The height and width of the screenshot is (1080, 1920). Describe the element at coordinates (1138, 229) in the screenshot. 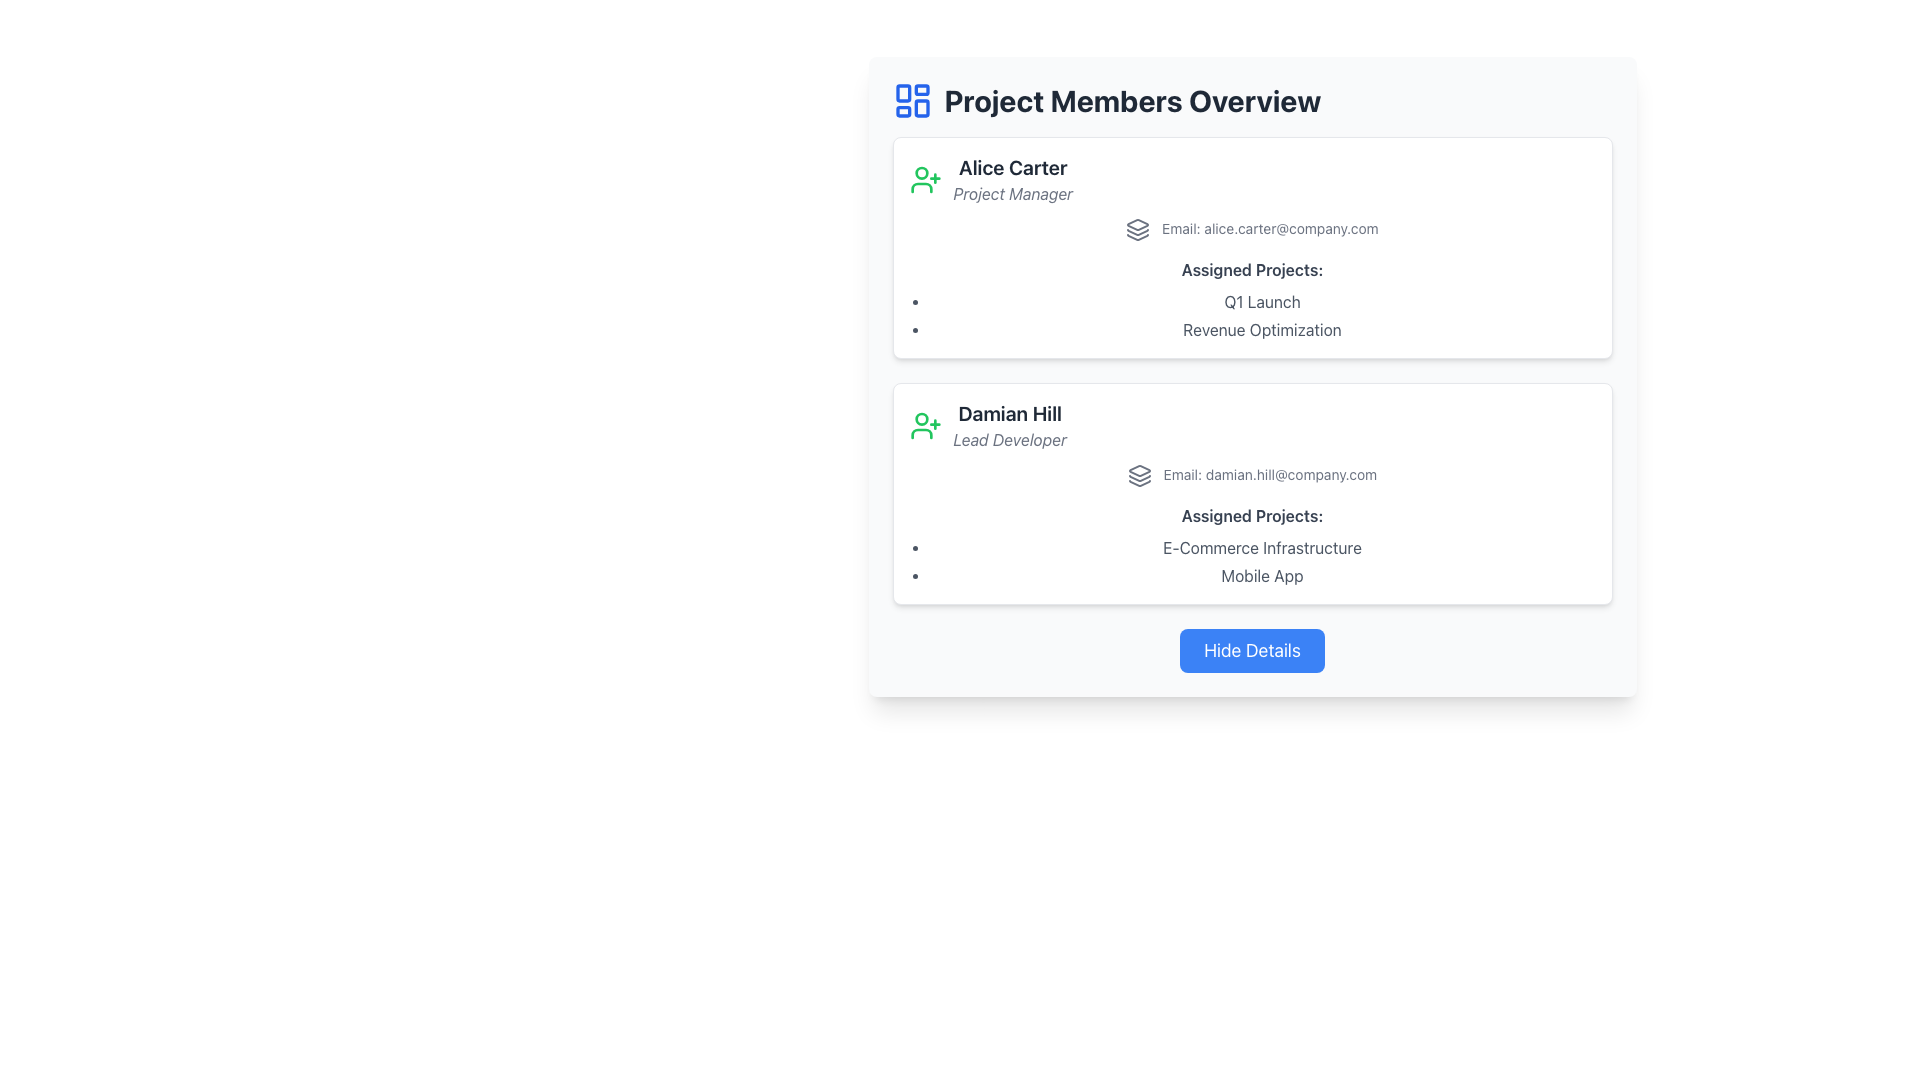

I see `the decorative email icon located to the left of the email text 'Email: alice.carter@company.com' in Alice Carter's details panel` at that location.